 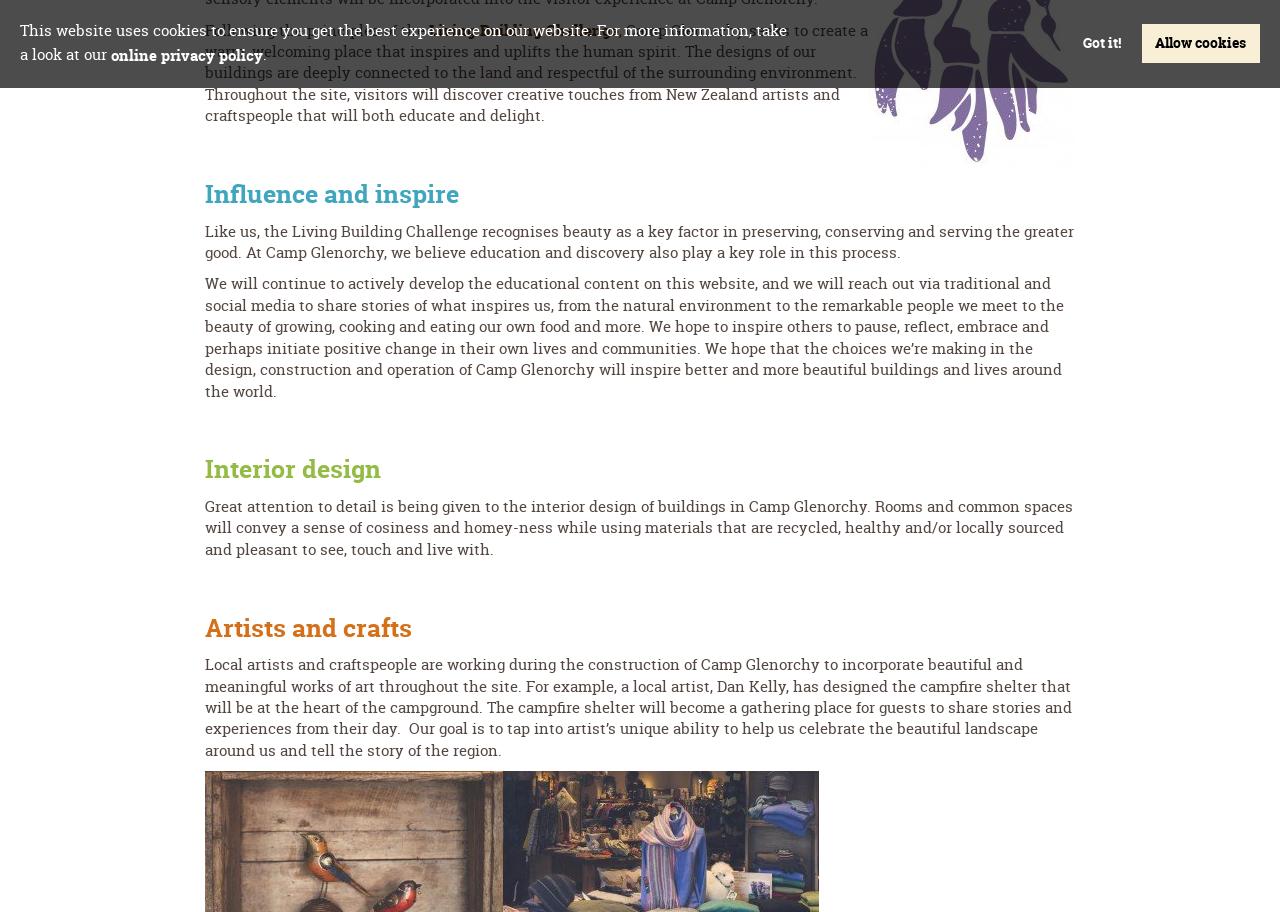 What do you see at coordinates (633, 336) in the screenshot?
I see `'We will continue to actively develop the educational content on this website, and we will reach out via traditional and social media to share stories of what inspires us, from the natural environment to the remarkable people we meet to the beauty of growing, cooking and eating our own food and more. We hope to inspire others to pause, reflect, embrace and perhaps initiate positive change in their own lives and communities. We hope that the choices we’re making in the design, construction and operation of Camp Glenorchy will inspire better and more beautiful buildings and lives around the world.'` at bounding box center [633, 336].